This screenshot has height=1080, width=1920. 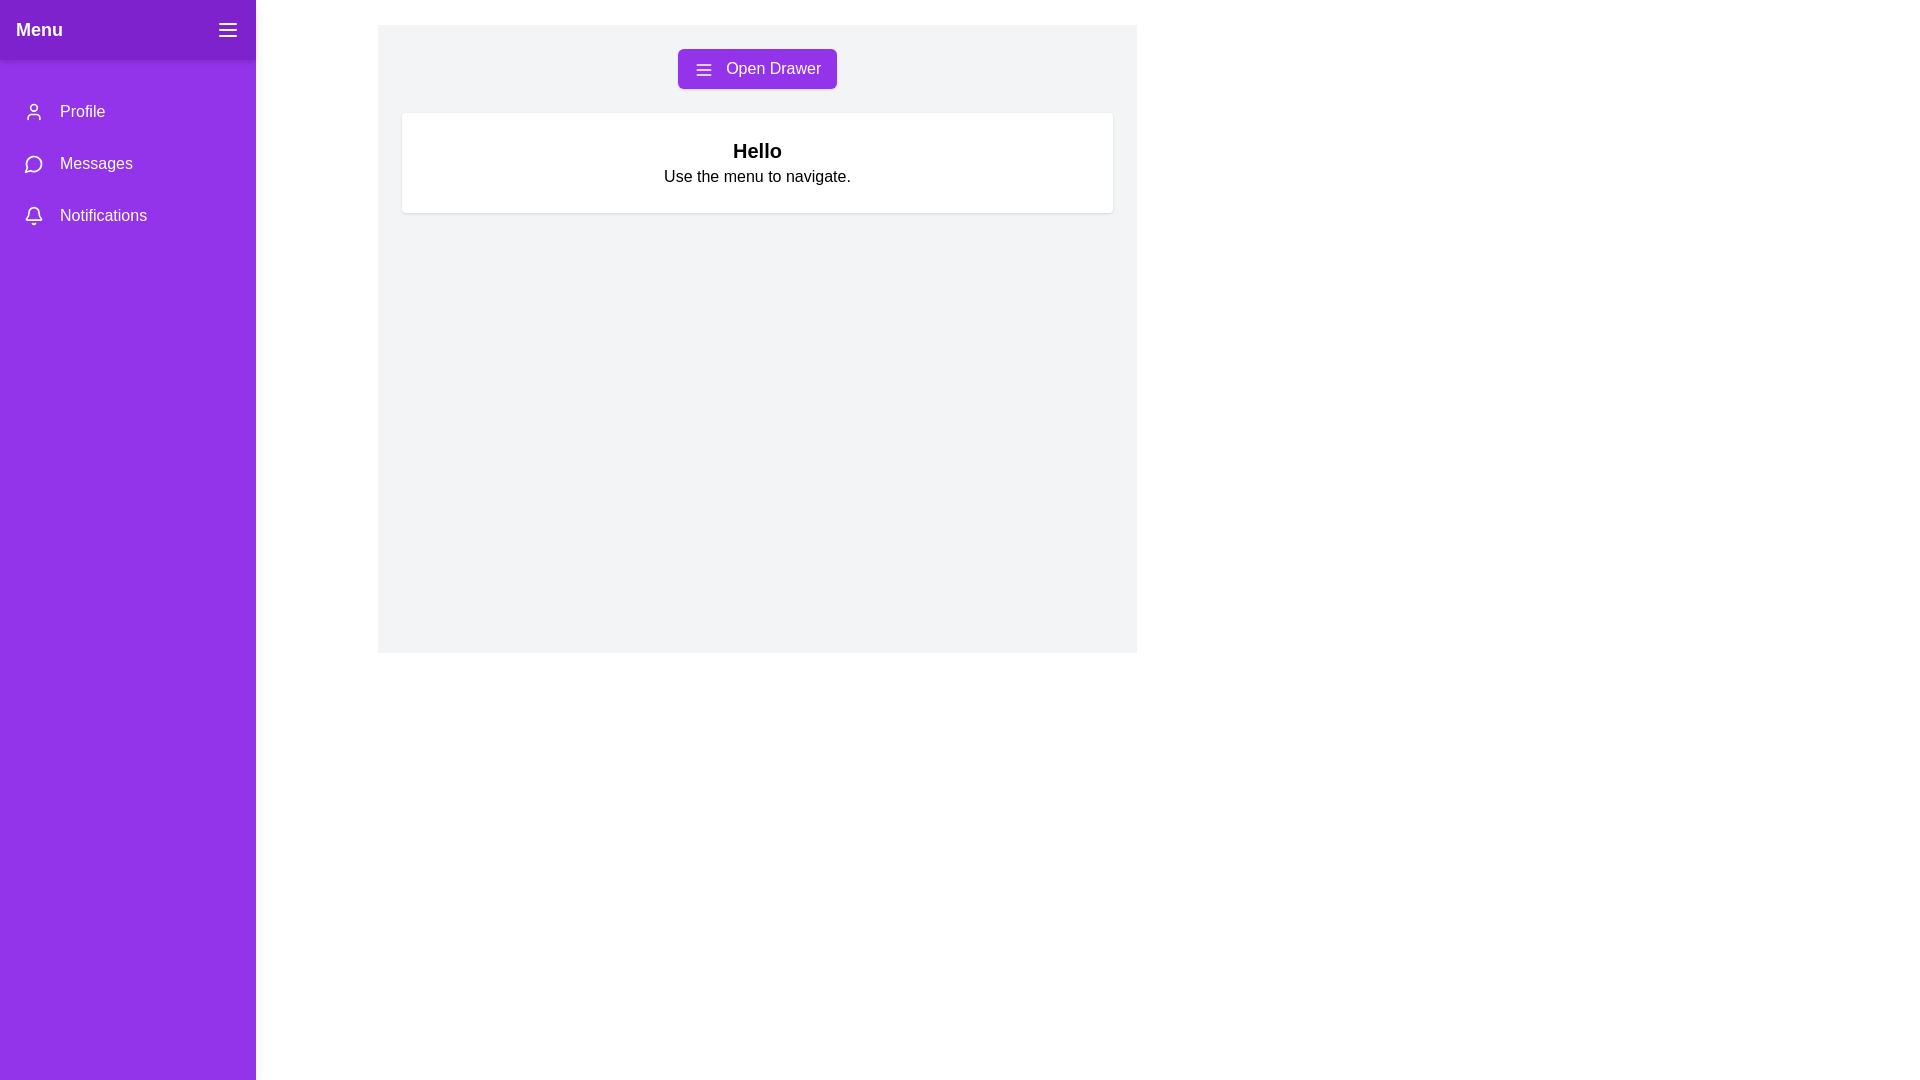 I want to click on the notifications icon, which is a purple bell graphic, so click(x=33, y=212).